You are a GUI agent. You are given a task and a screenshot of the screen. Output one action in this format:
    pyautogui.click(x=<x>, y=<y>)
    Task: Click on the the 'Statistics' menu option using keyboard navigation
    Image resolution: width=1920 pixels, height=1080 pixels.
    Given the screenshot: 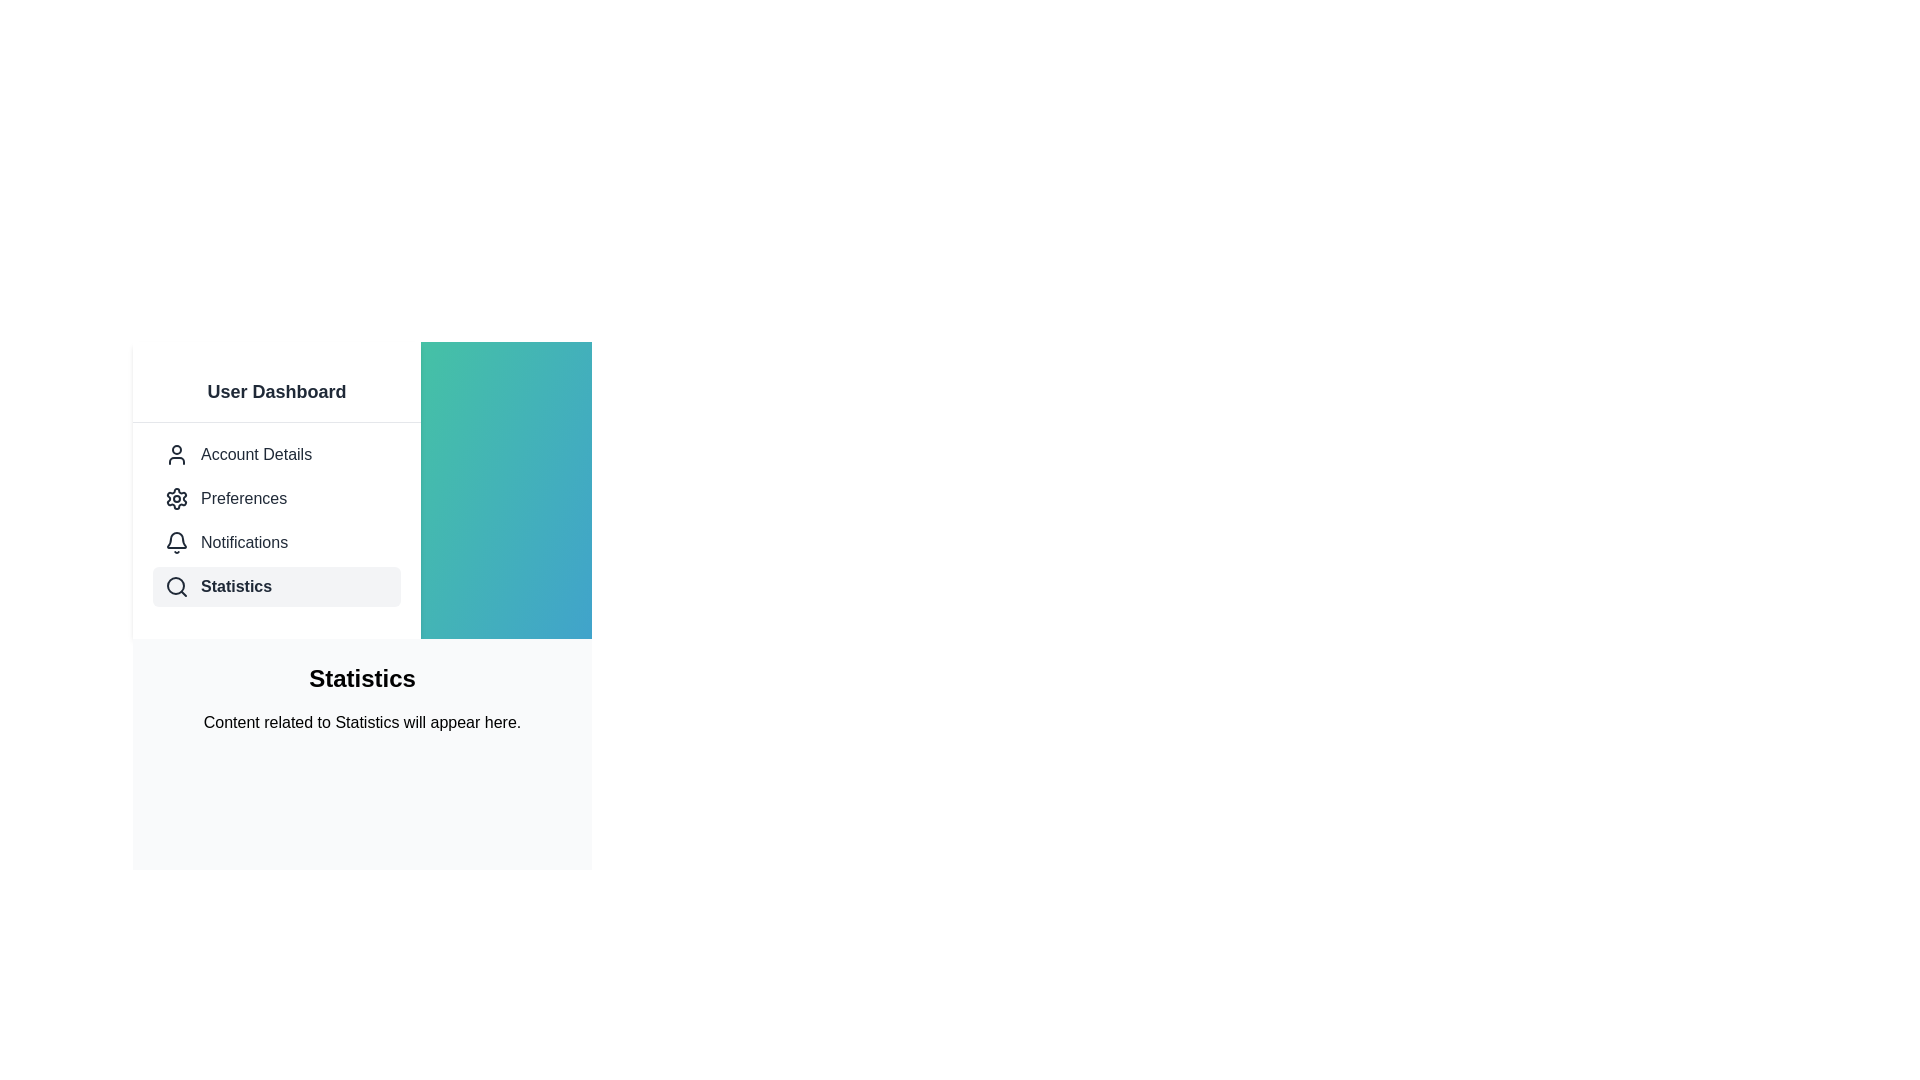 What is the action you would take?
    pyautogui.click(x=276, y=585)
    